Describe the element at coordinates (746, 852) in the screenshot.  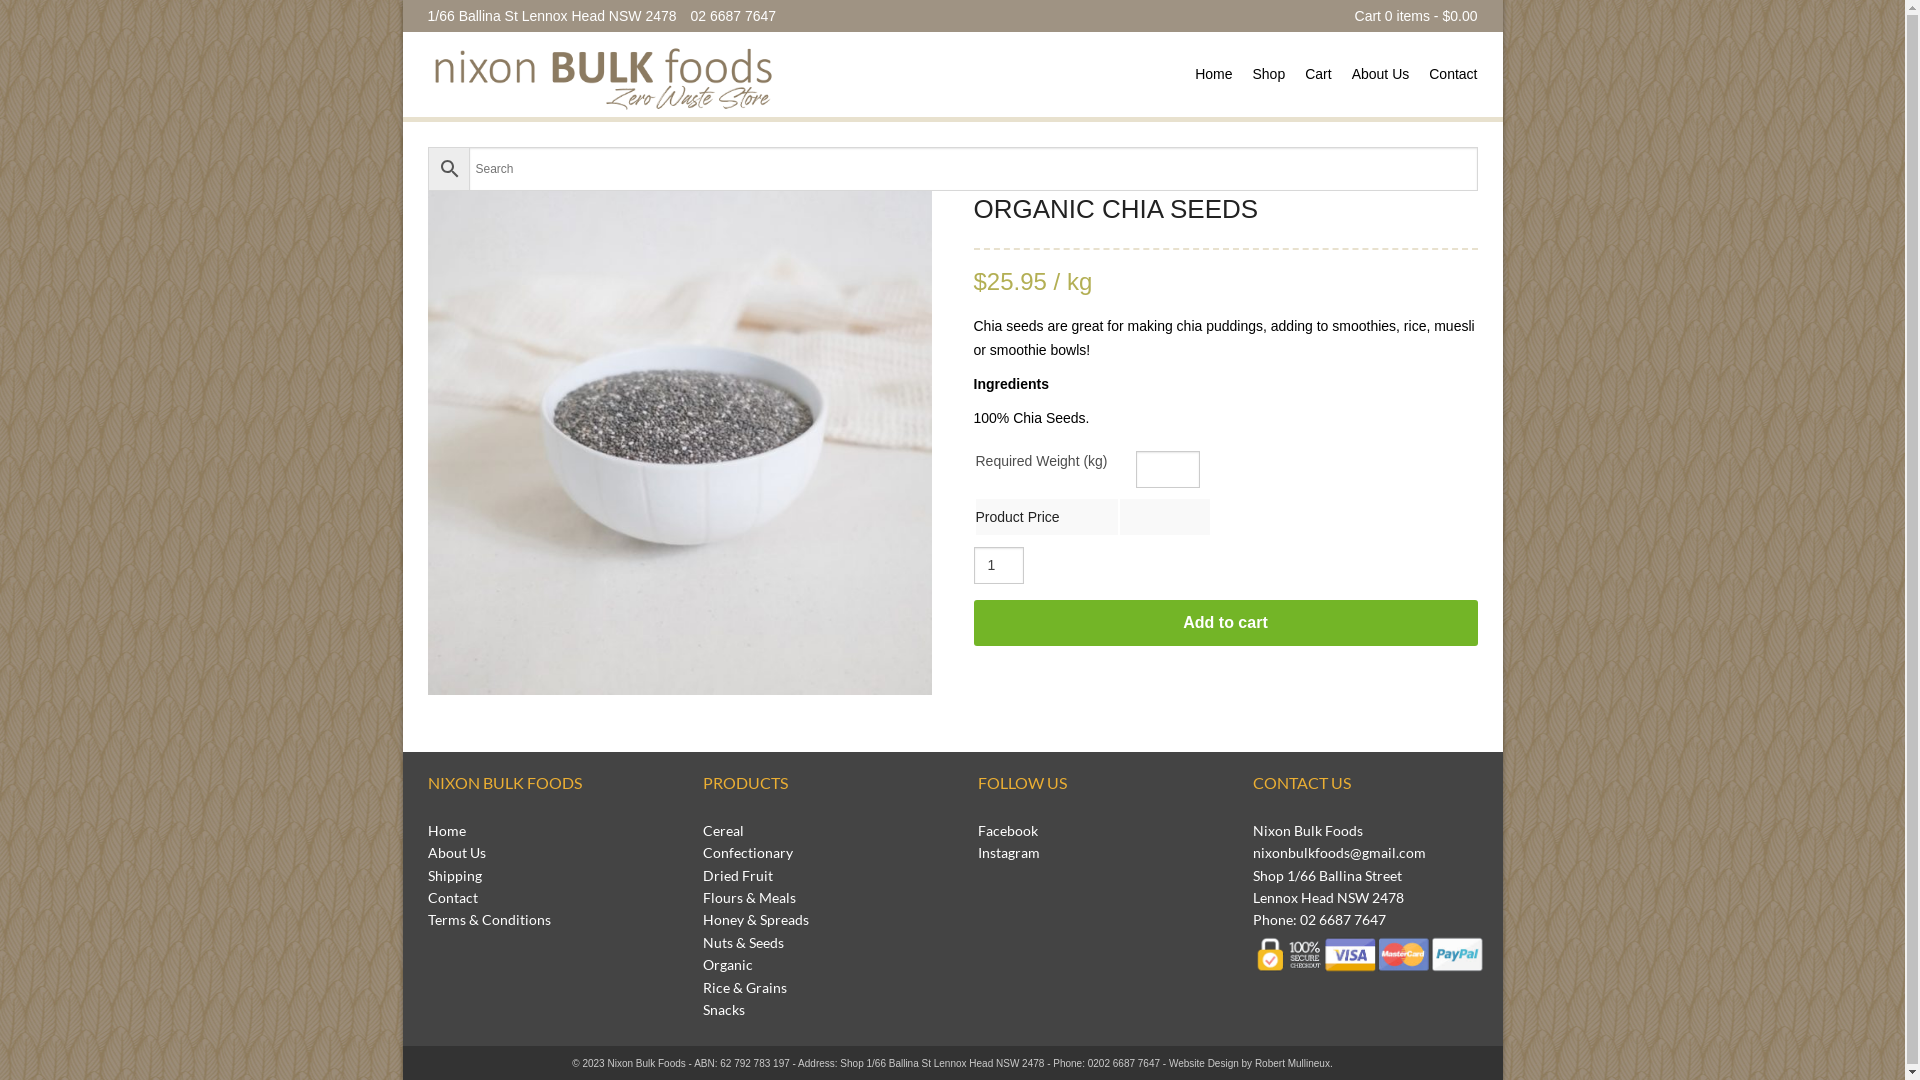
I see `'Confectionary'` at that location.